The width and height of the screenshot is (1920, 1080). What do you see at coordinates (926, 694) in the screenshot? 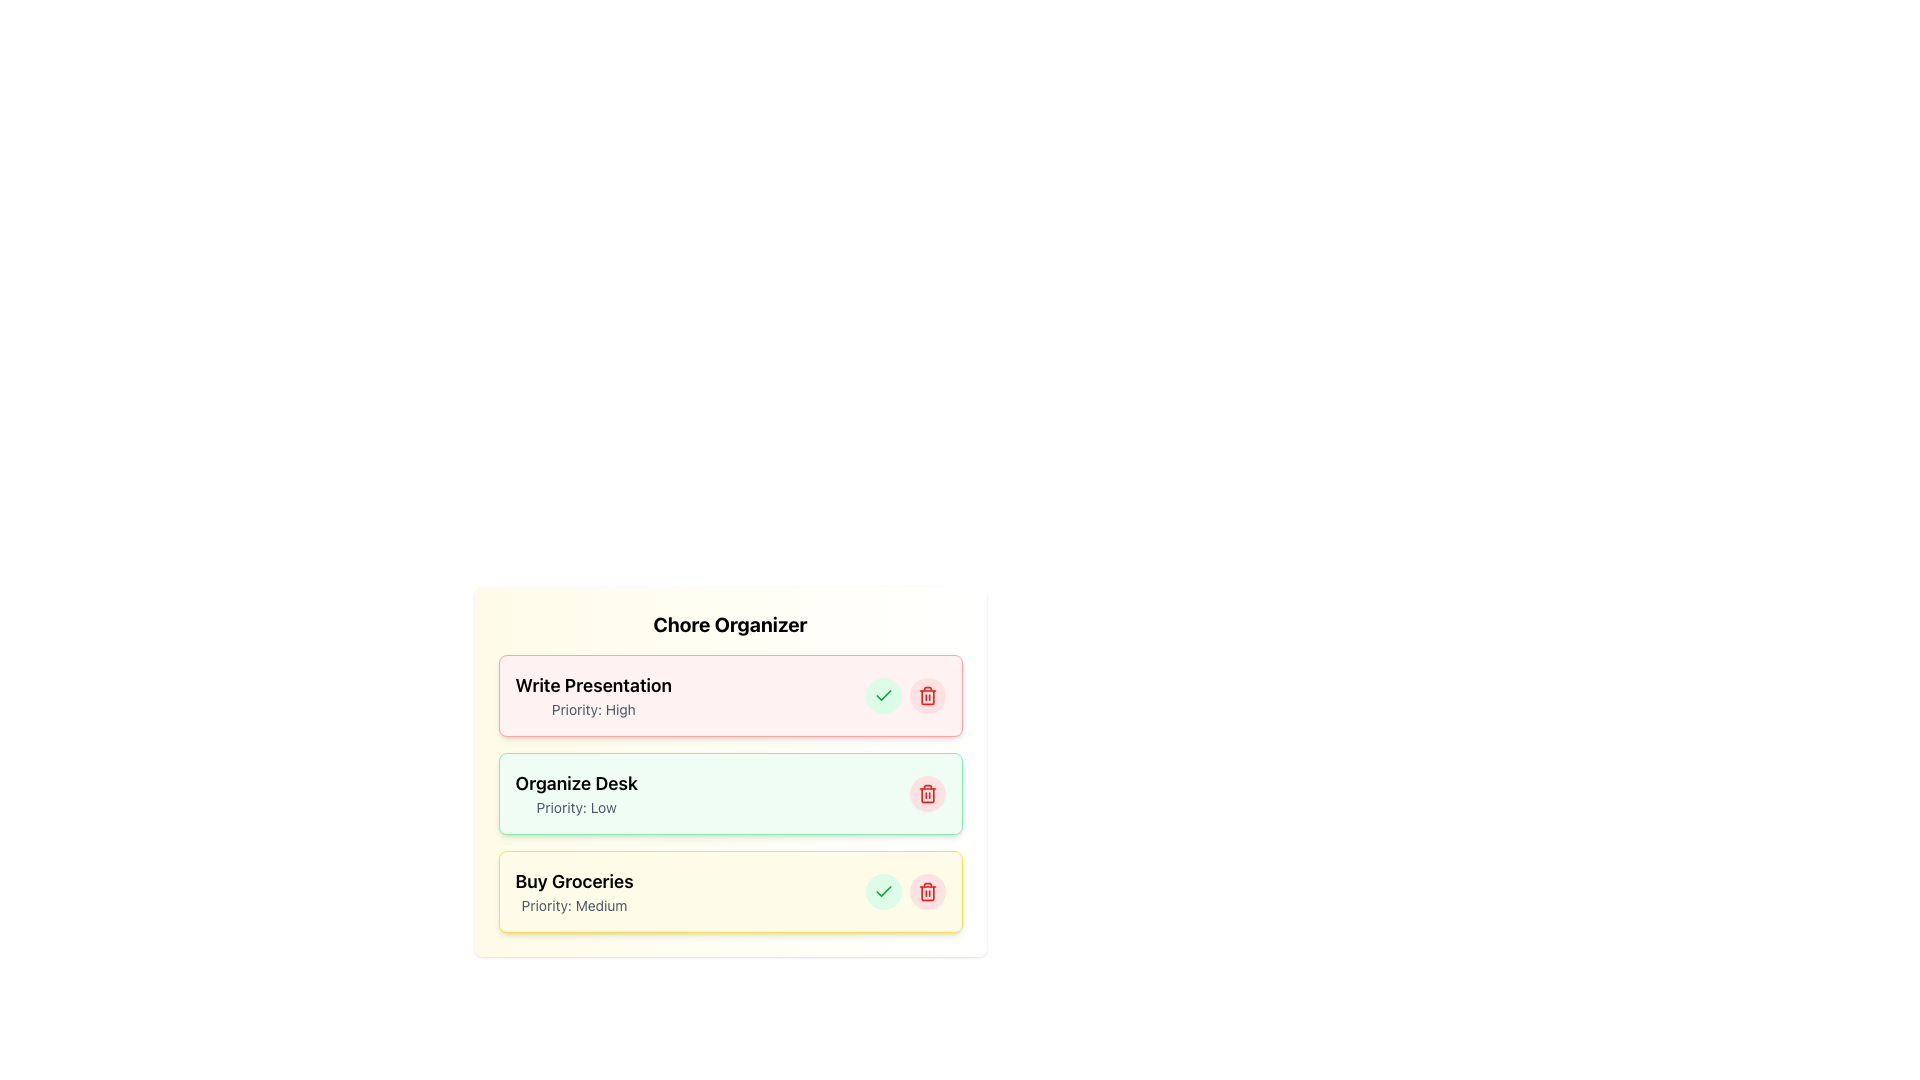
I see `the delete icon button located at the top-right corner of the 'Write Presentation' task item to initiate the deletion process` at bounding box center [926, 694].